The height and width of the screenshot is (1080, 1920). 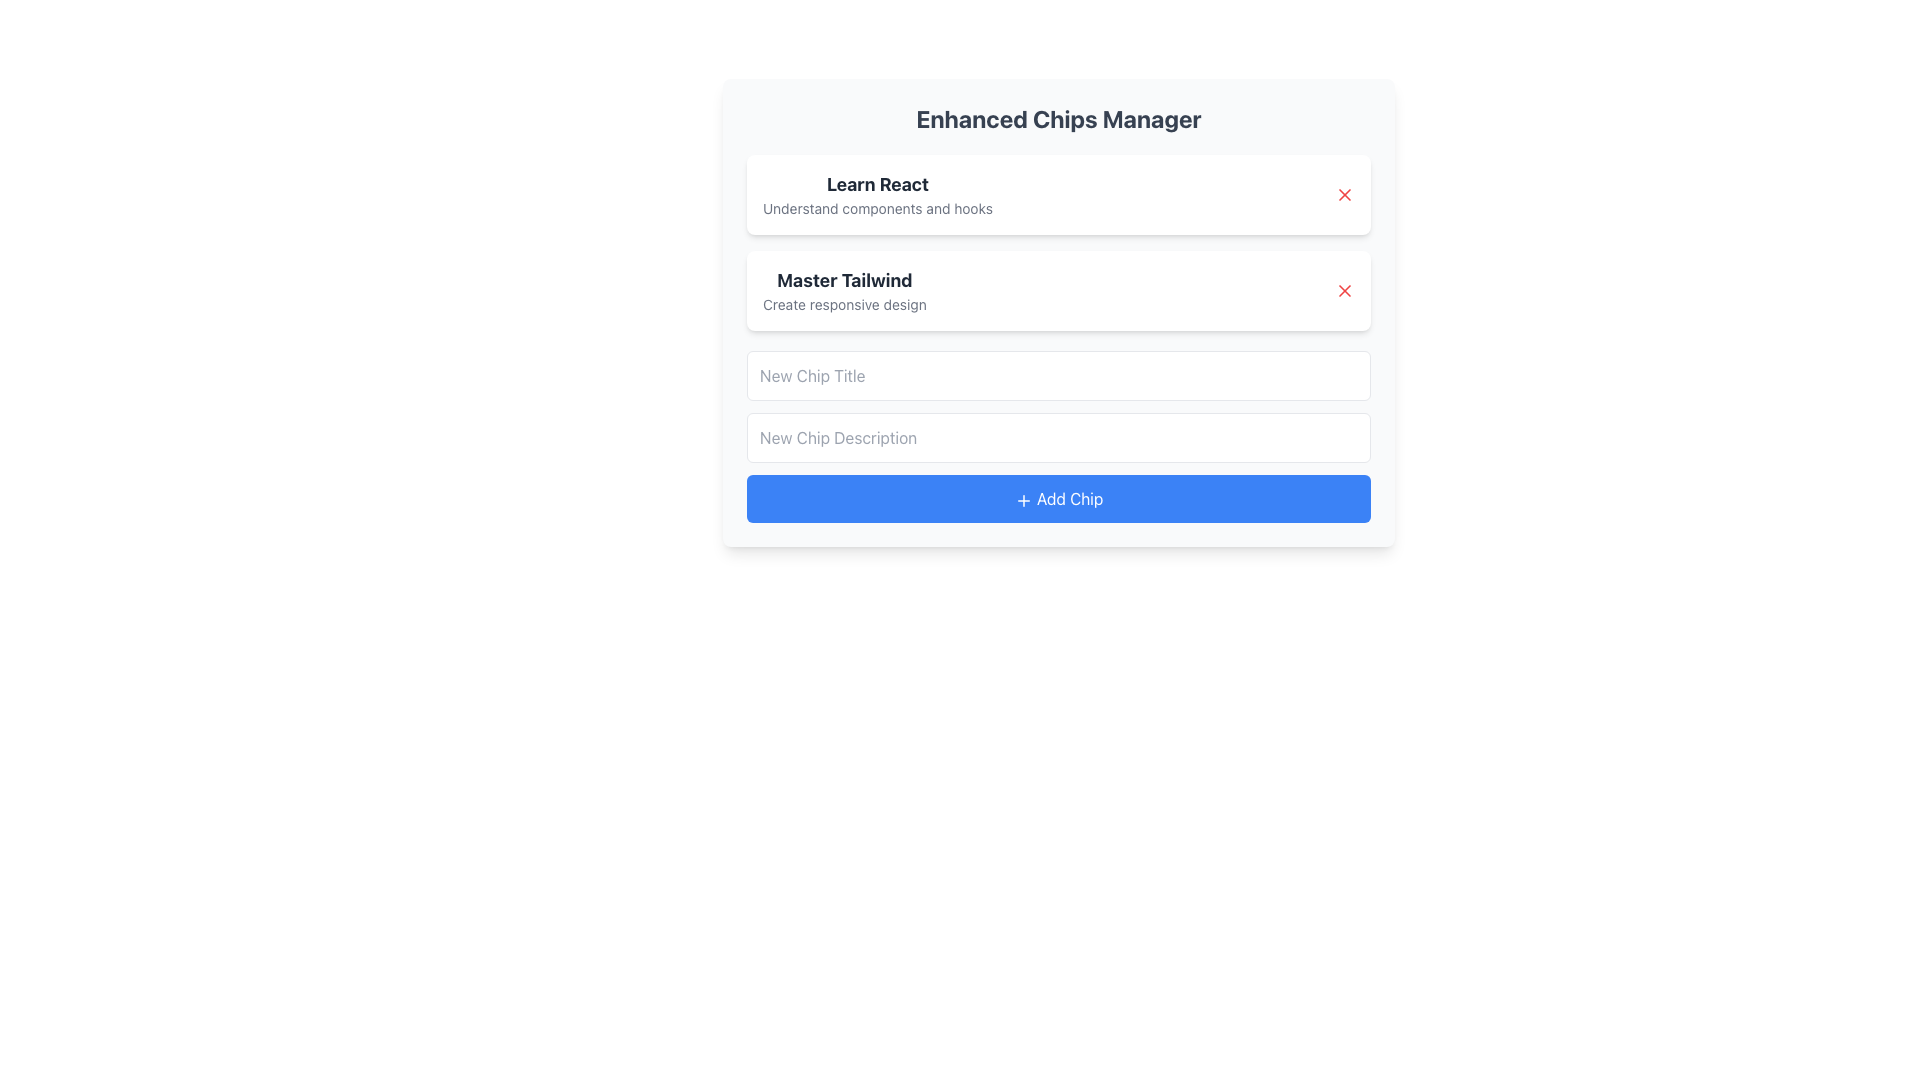 What do you see at coordinates (844, 290) in the screenshot?
I see `the text block titled 'Master Tailwind' with the subtitle 'Create responsive design' for accessibility tools` at bounding box center [844, 290].